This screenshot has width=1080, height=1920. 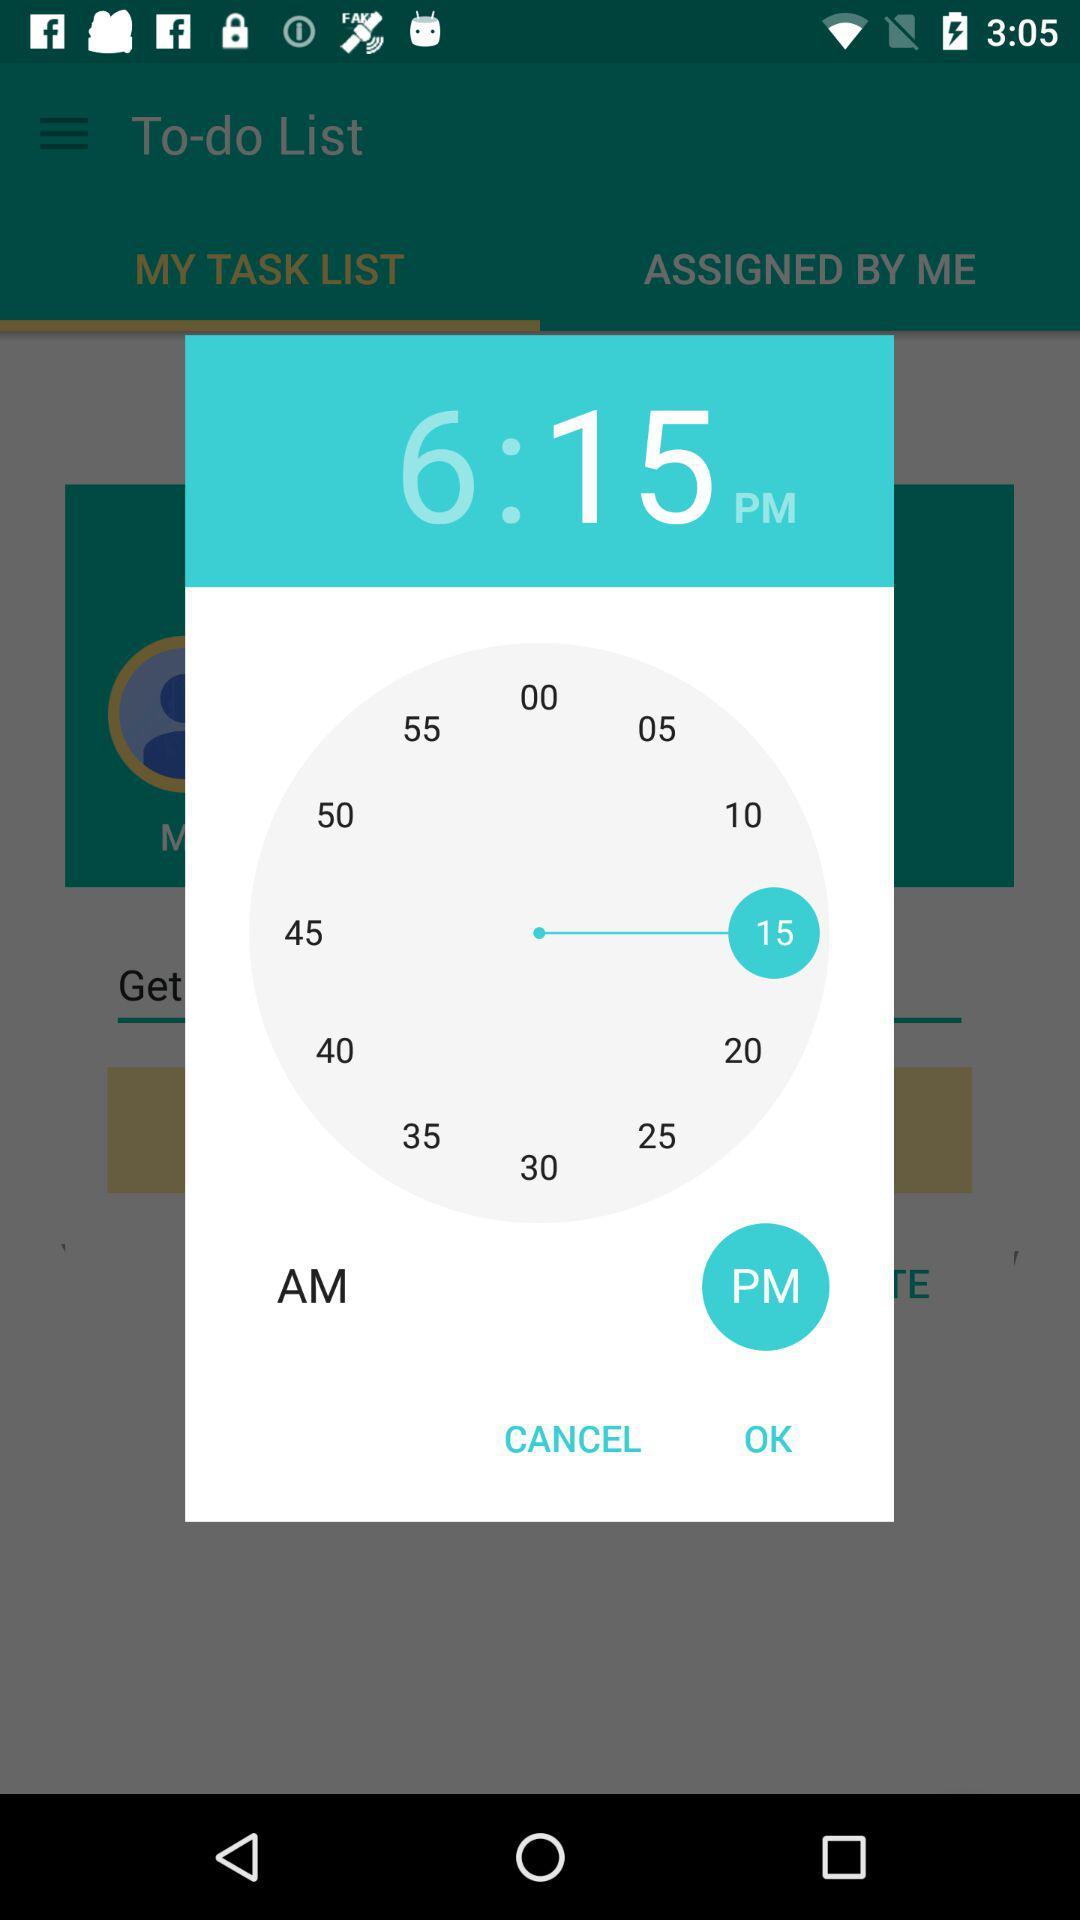 What do you see at coordinates (628, 459) in the screenshot?
I see `15` at bounding box center [628, 459].